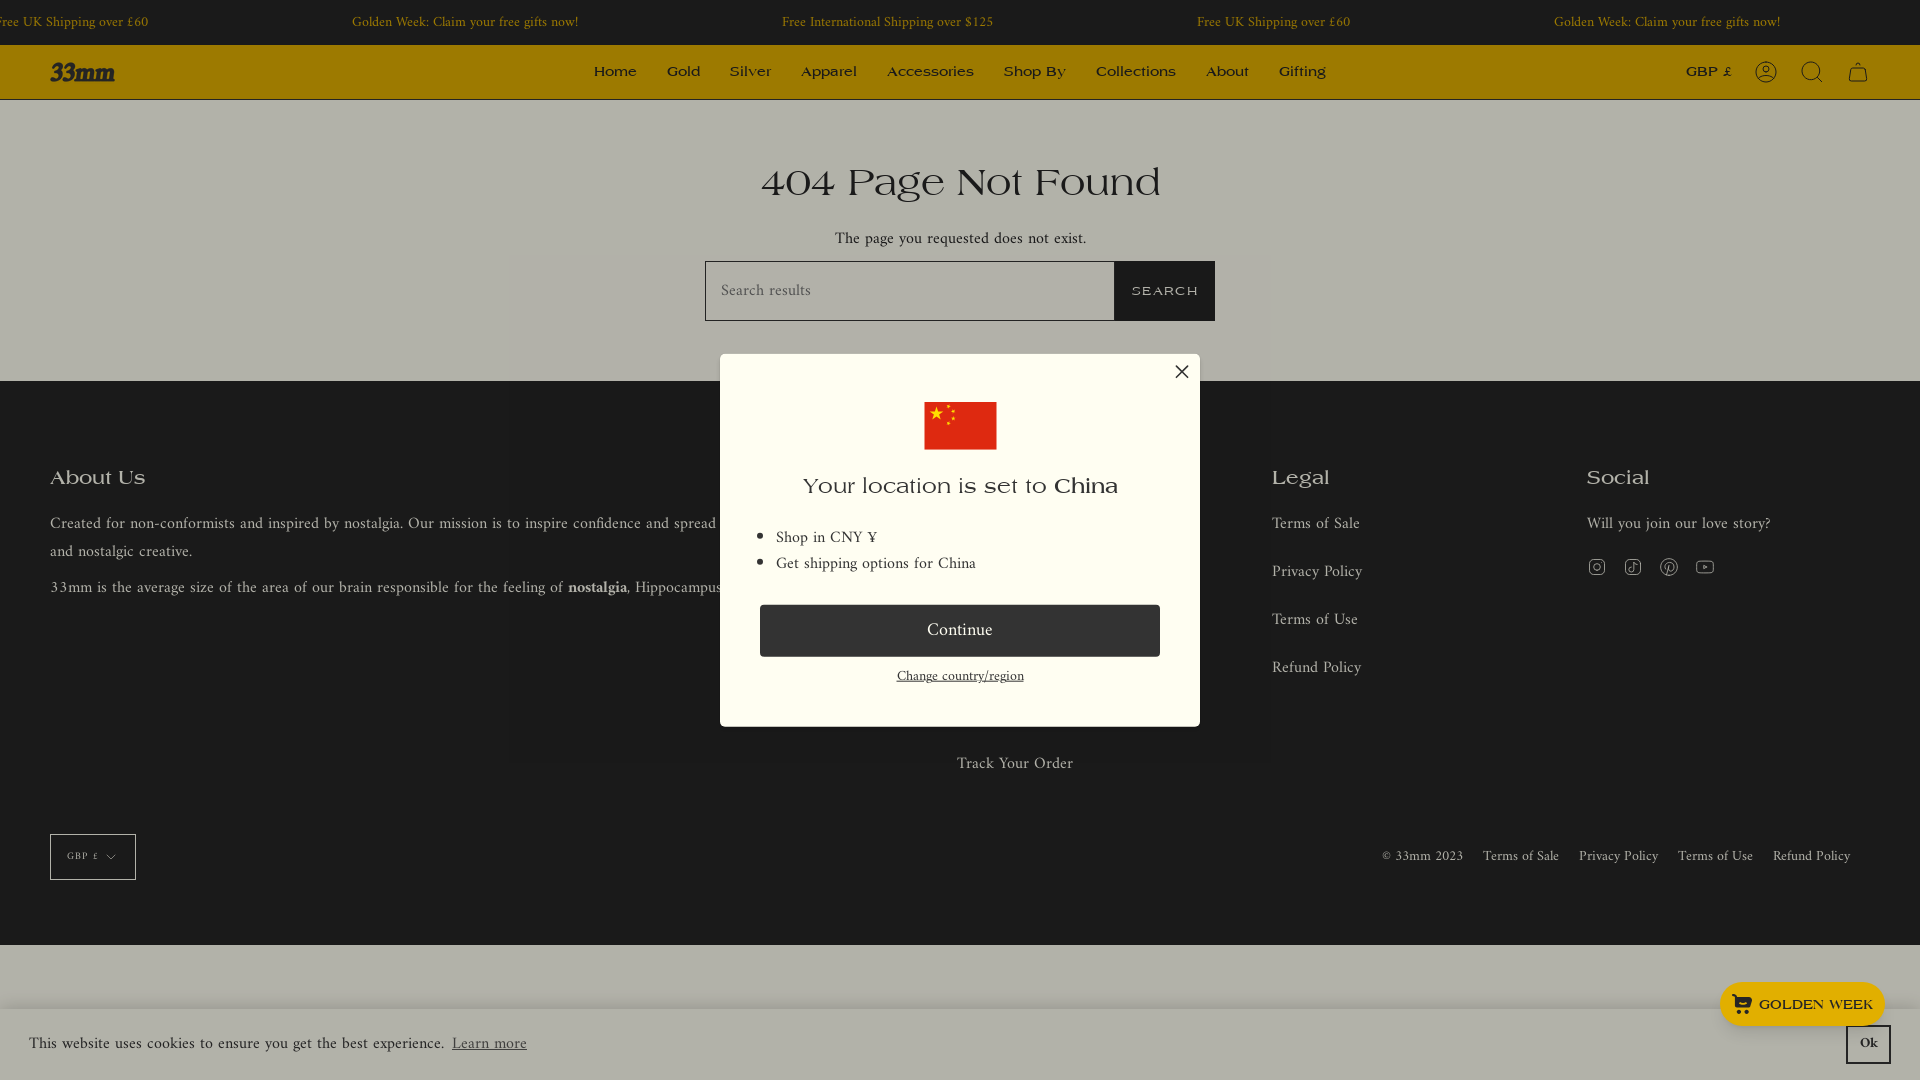  What do you see at coordinates (1659, 567) in the screenshot?
I see `'Pinterest'` at bounding box center [1659, 567].